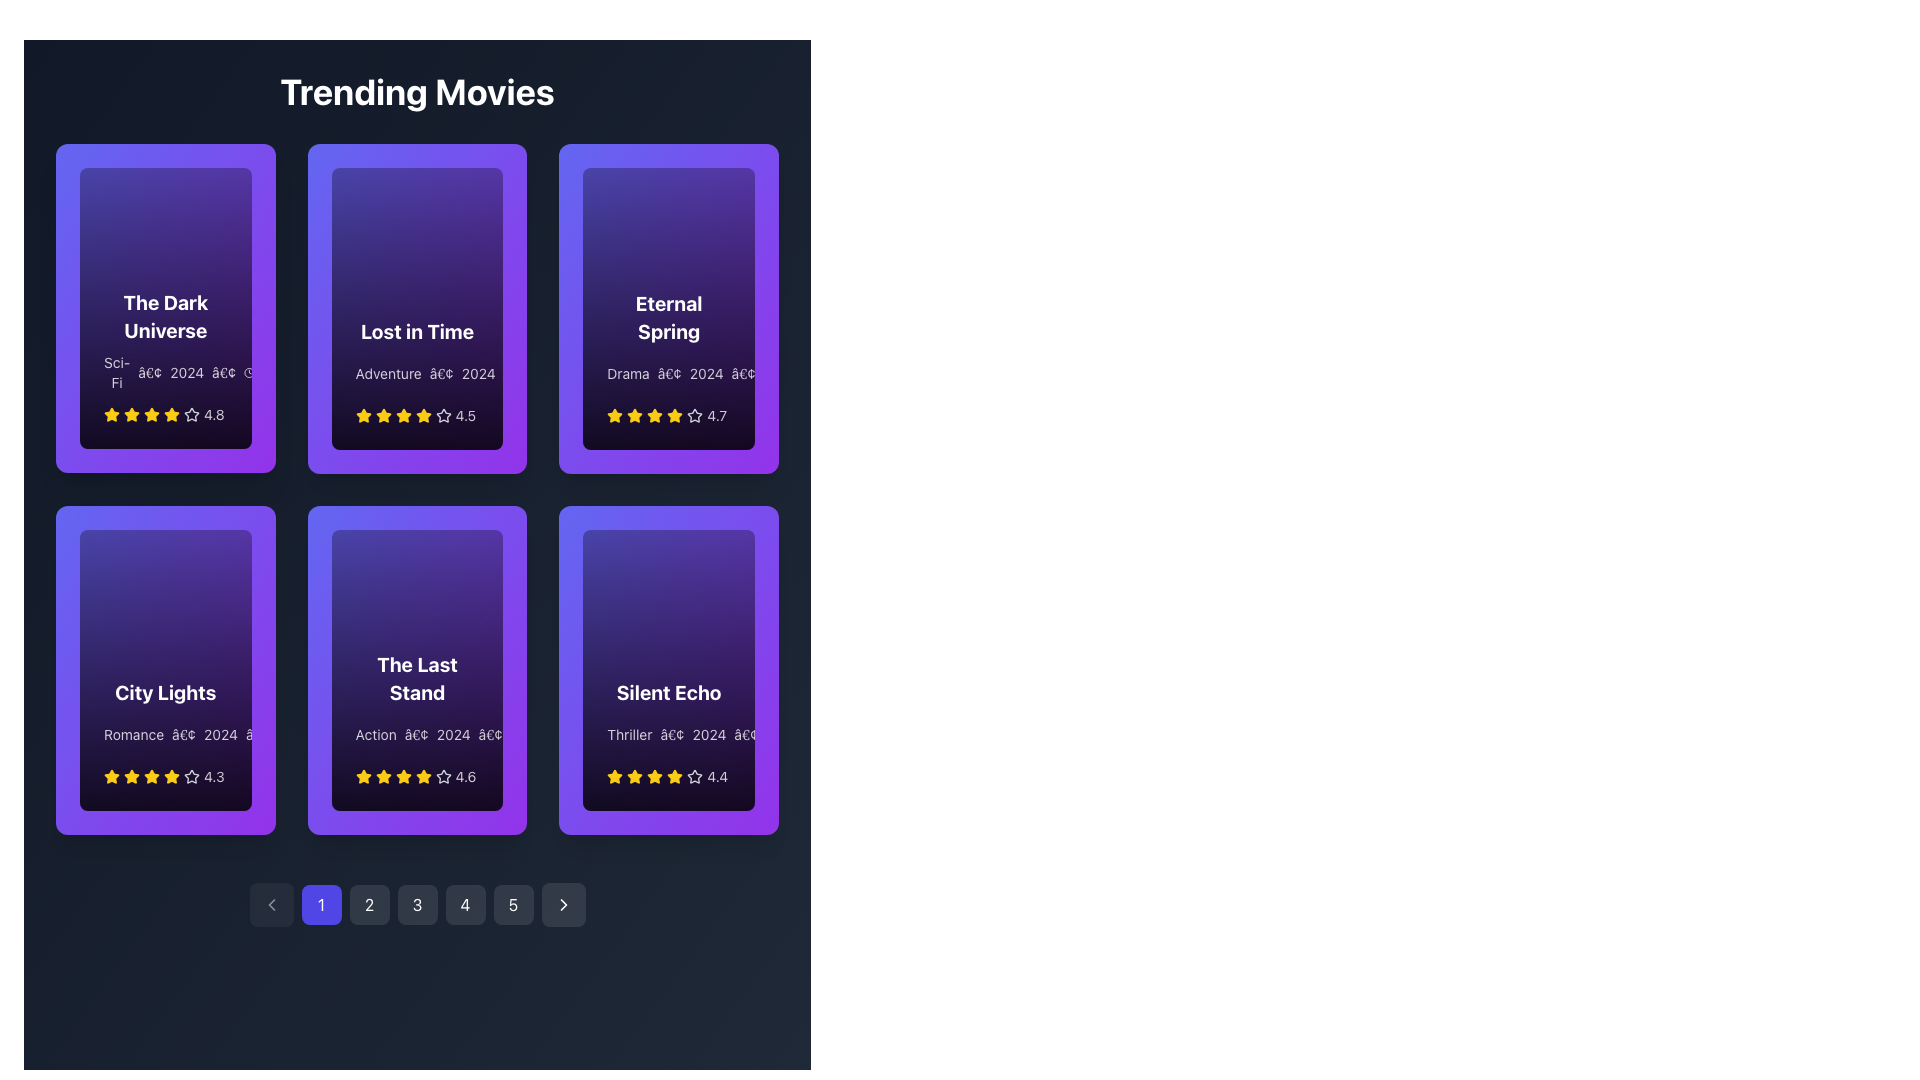  Describe the element at coordinates (388, 373) in the screenshot. I see `the static text label that indicates the genre of the movie, positioned beneath the 'Lost in Time' card and before the bullet and year '2024'` at that location.